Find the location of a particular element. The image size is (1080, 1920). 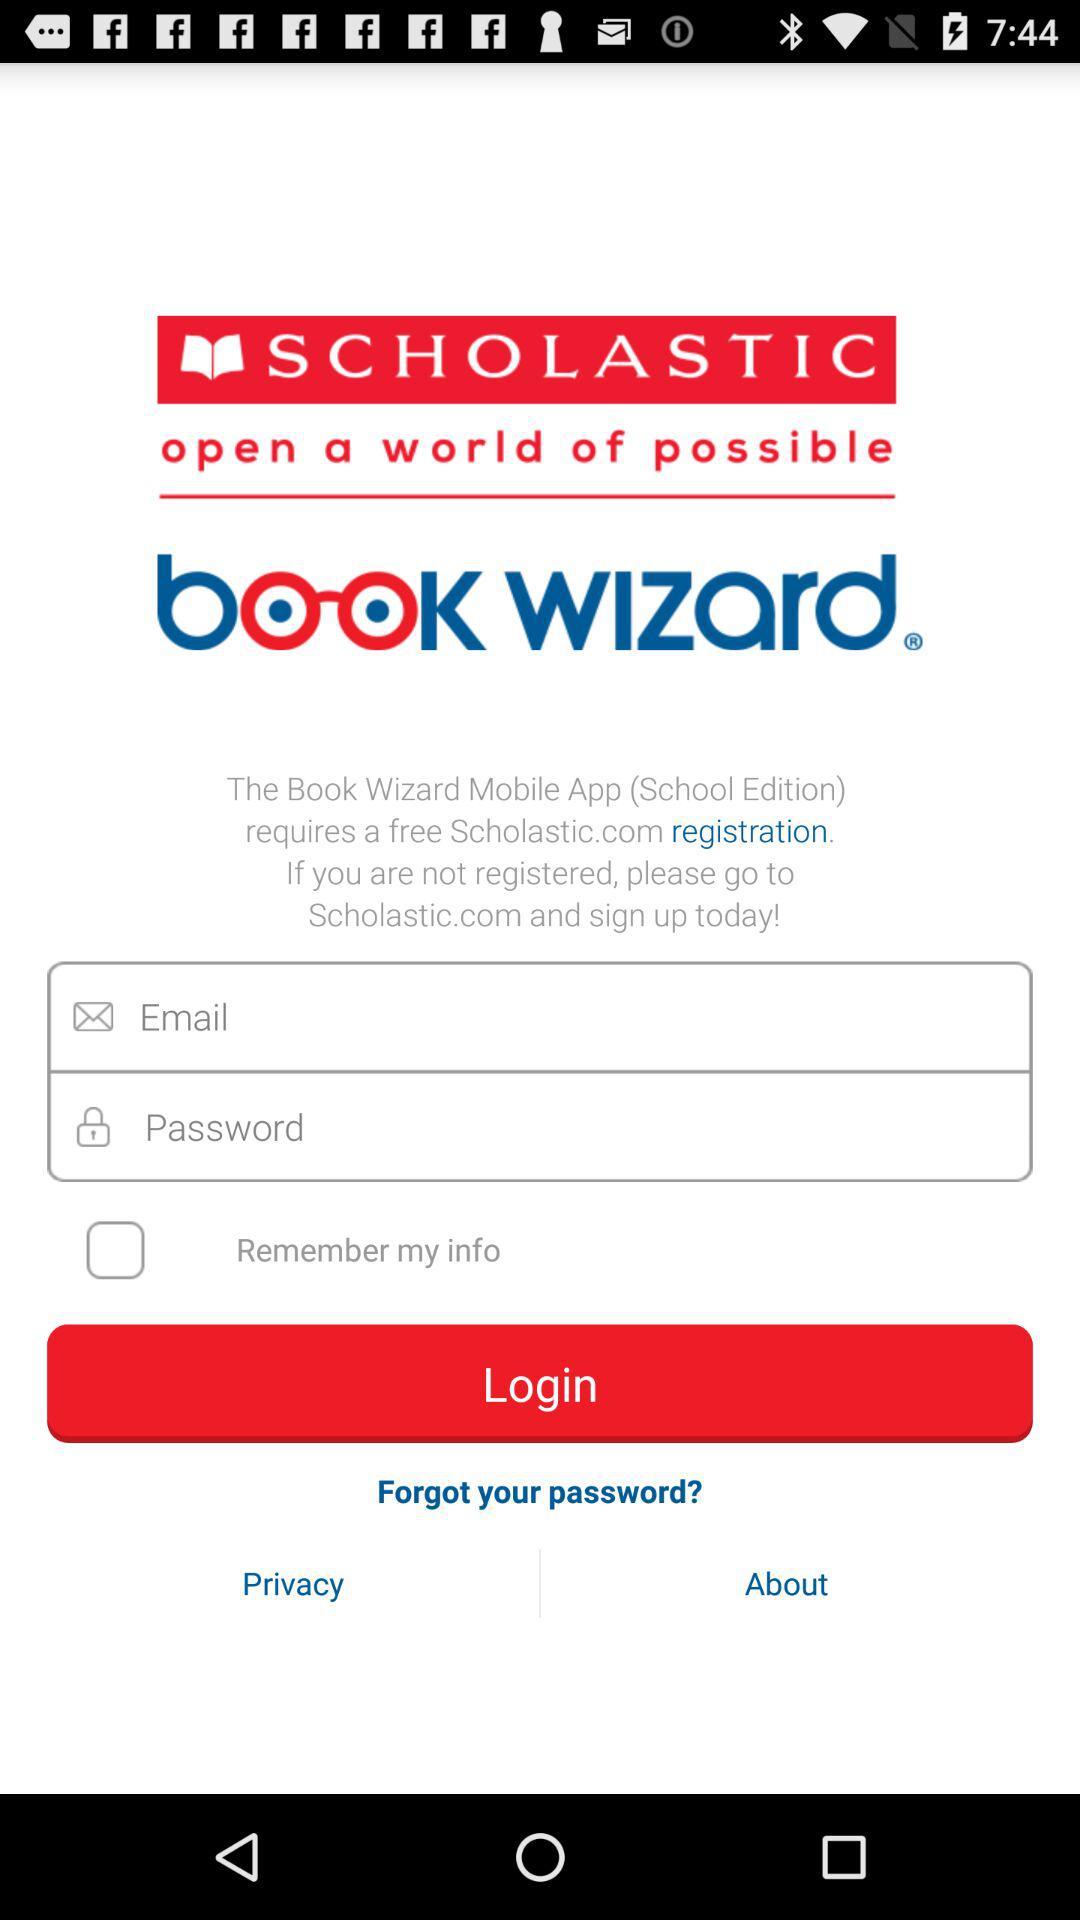

privacy item is located at coordinates (293, 1582).